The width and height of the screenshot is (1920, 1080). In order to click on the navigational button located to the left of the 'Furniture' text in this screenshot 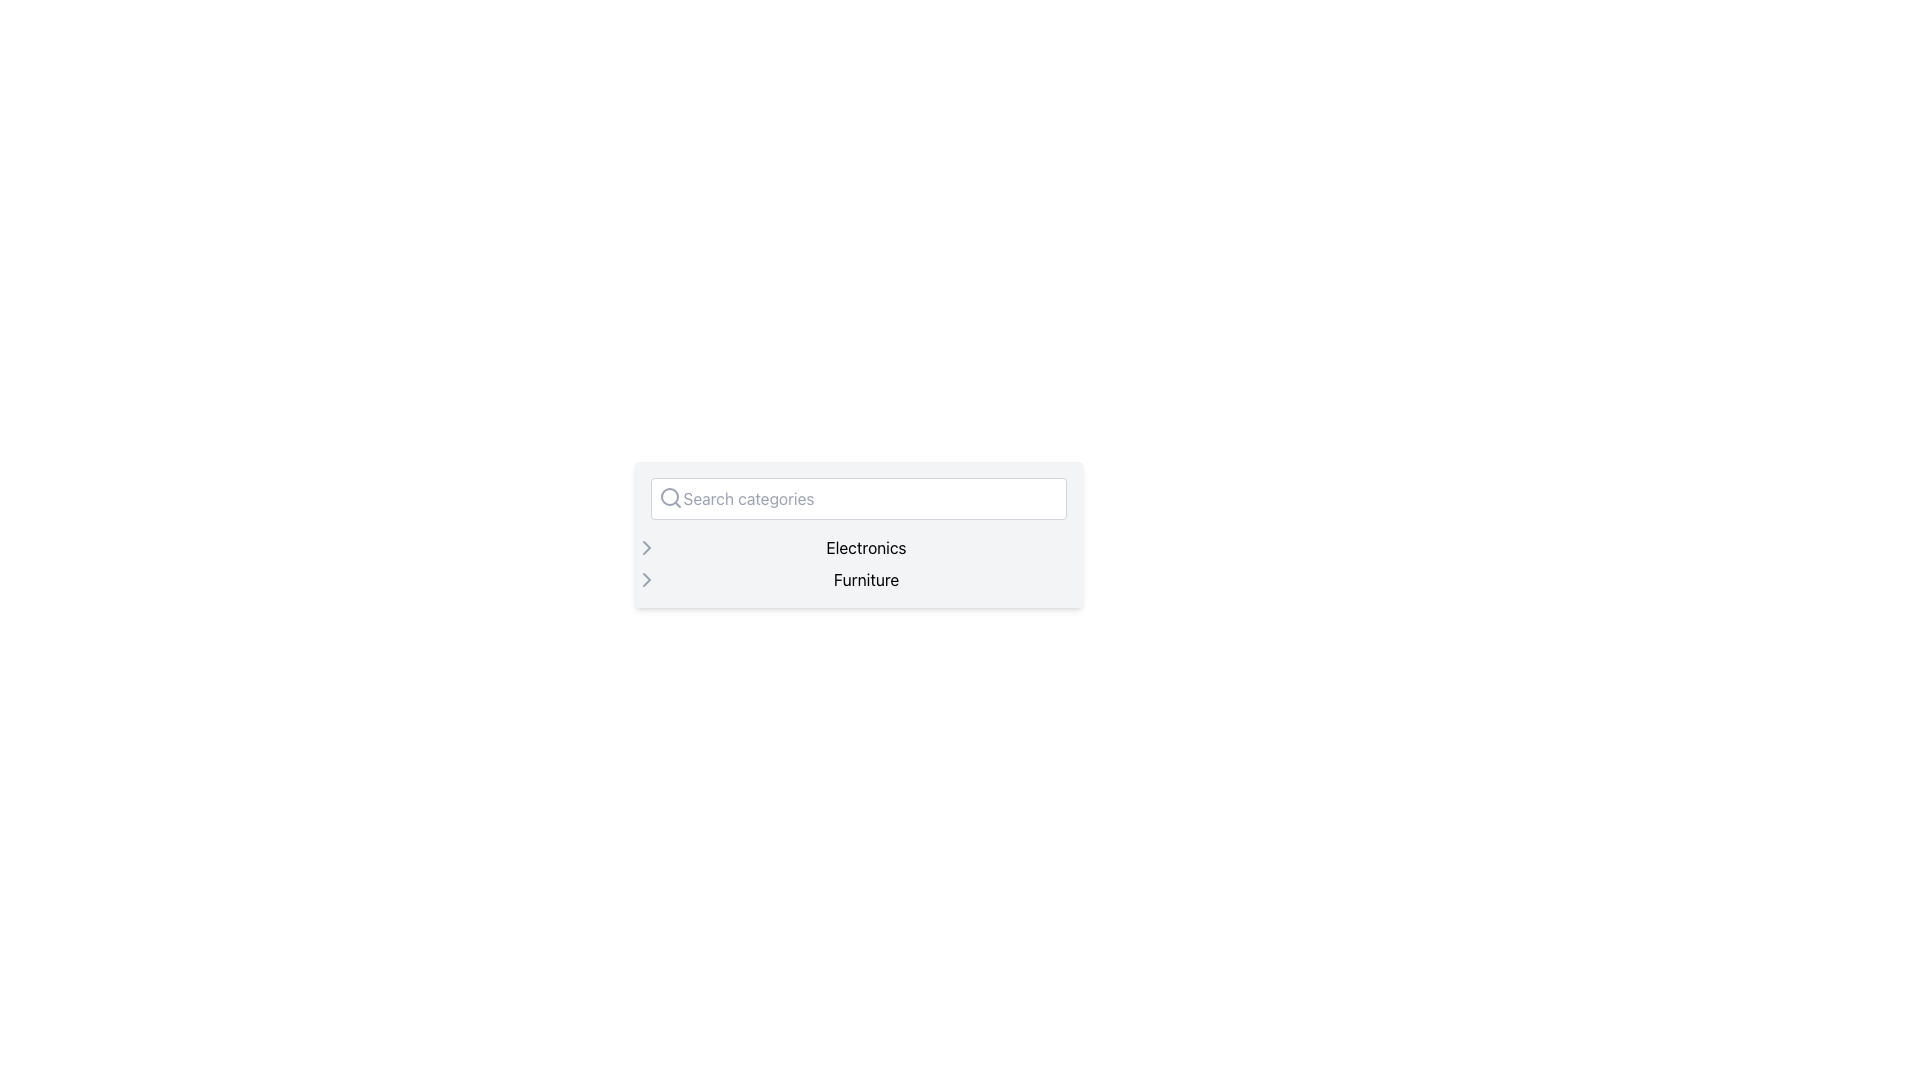, I will do `click(646, 579)`.